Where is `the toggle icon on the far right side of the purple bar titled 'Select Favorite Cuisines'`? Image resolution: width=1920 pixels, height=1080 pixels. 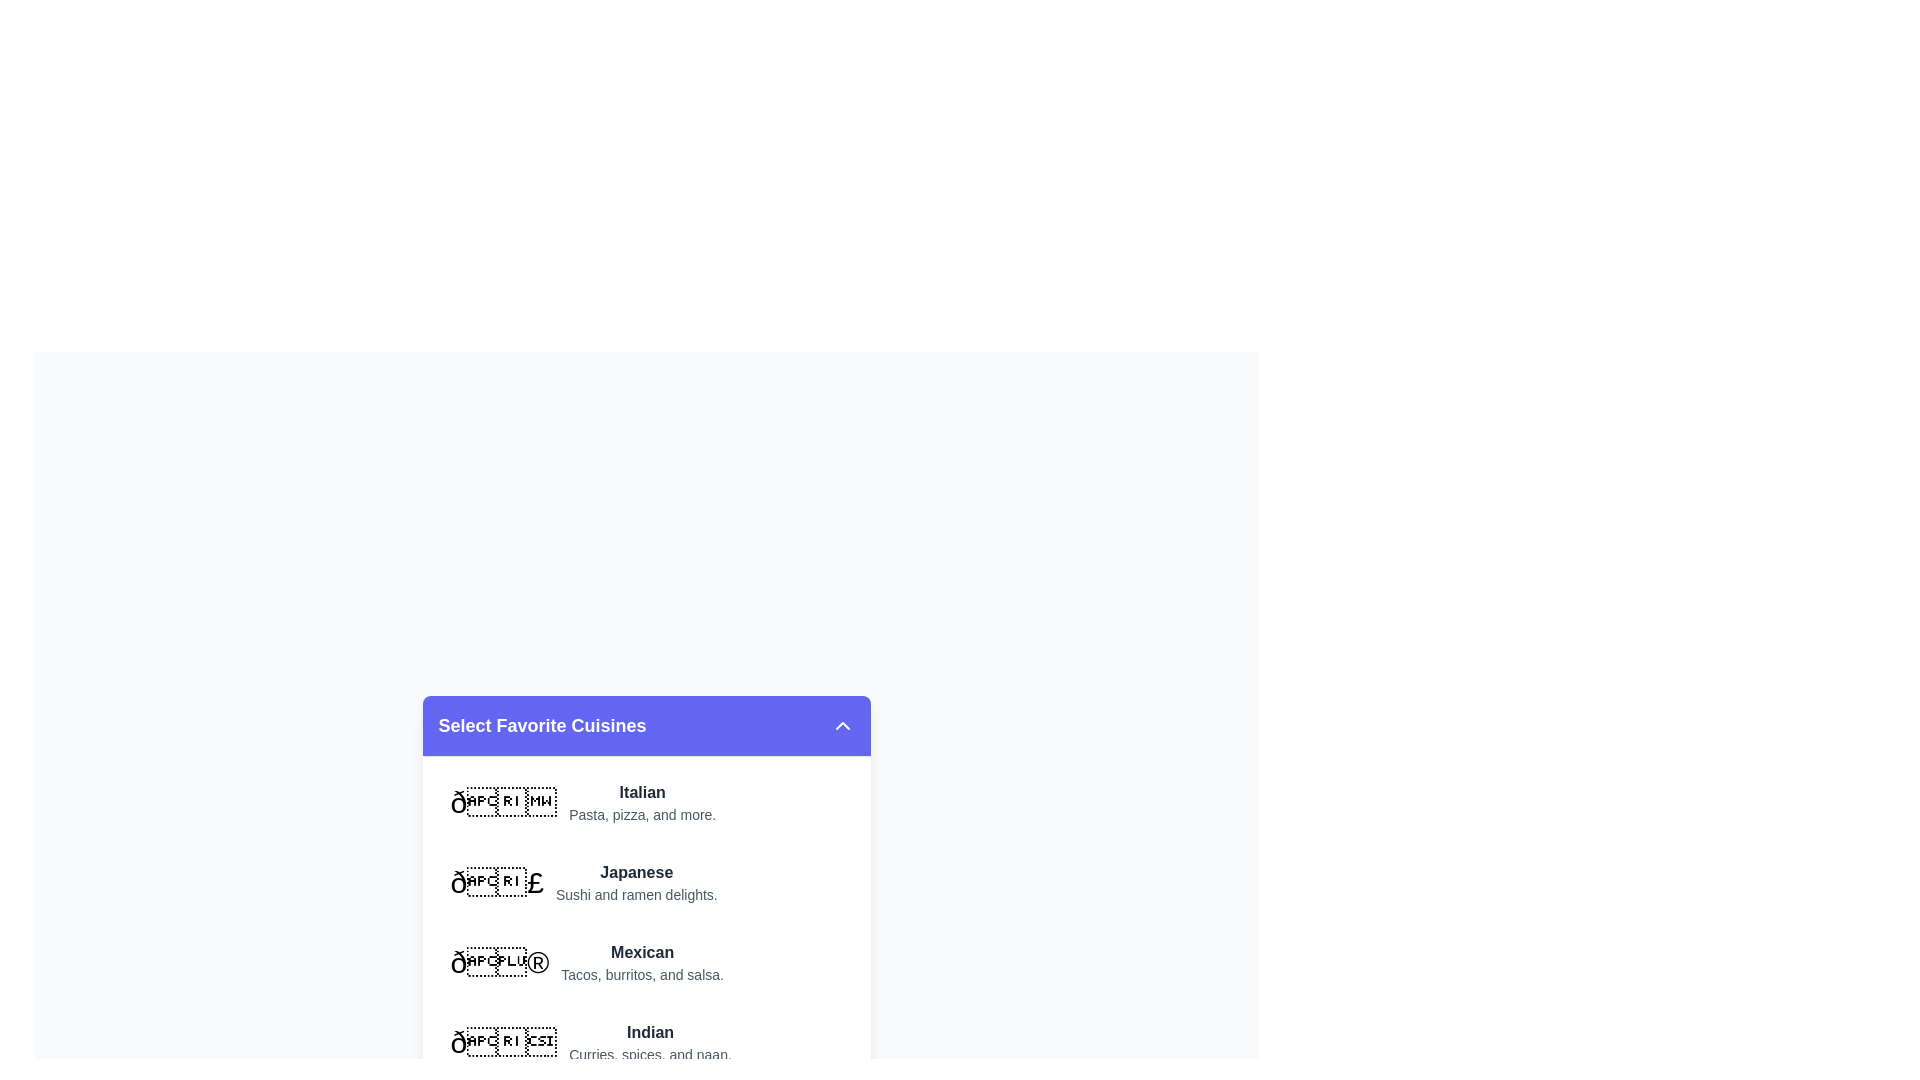 the toggle icon on the far right side of the purple bar titled 'Select Favorite Cuisines' is located at coordinates (842, 725).